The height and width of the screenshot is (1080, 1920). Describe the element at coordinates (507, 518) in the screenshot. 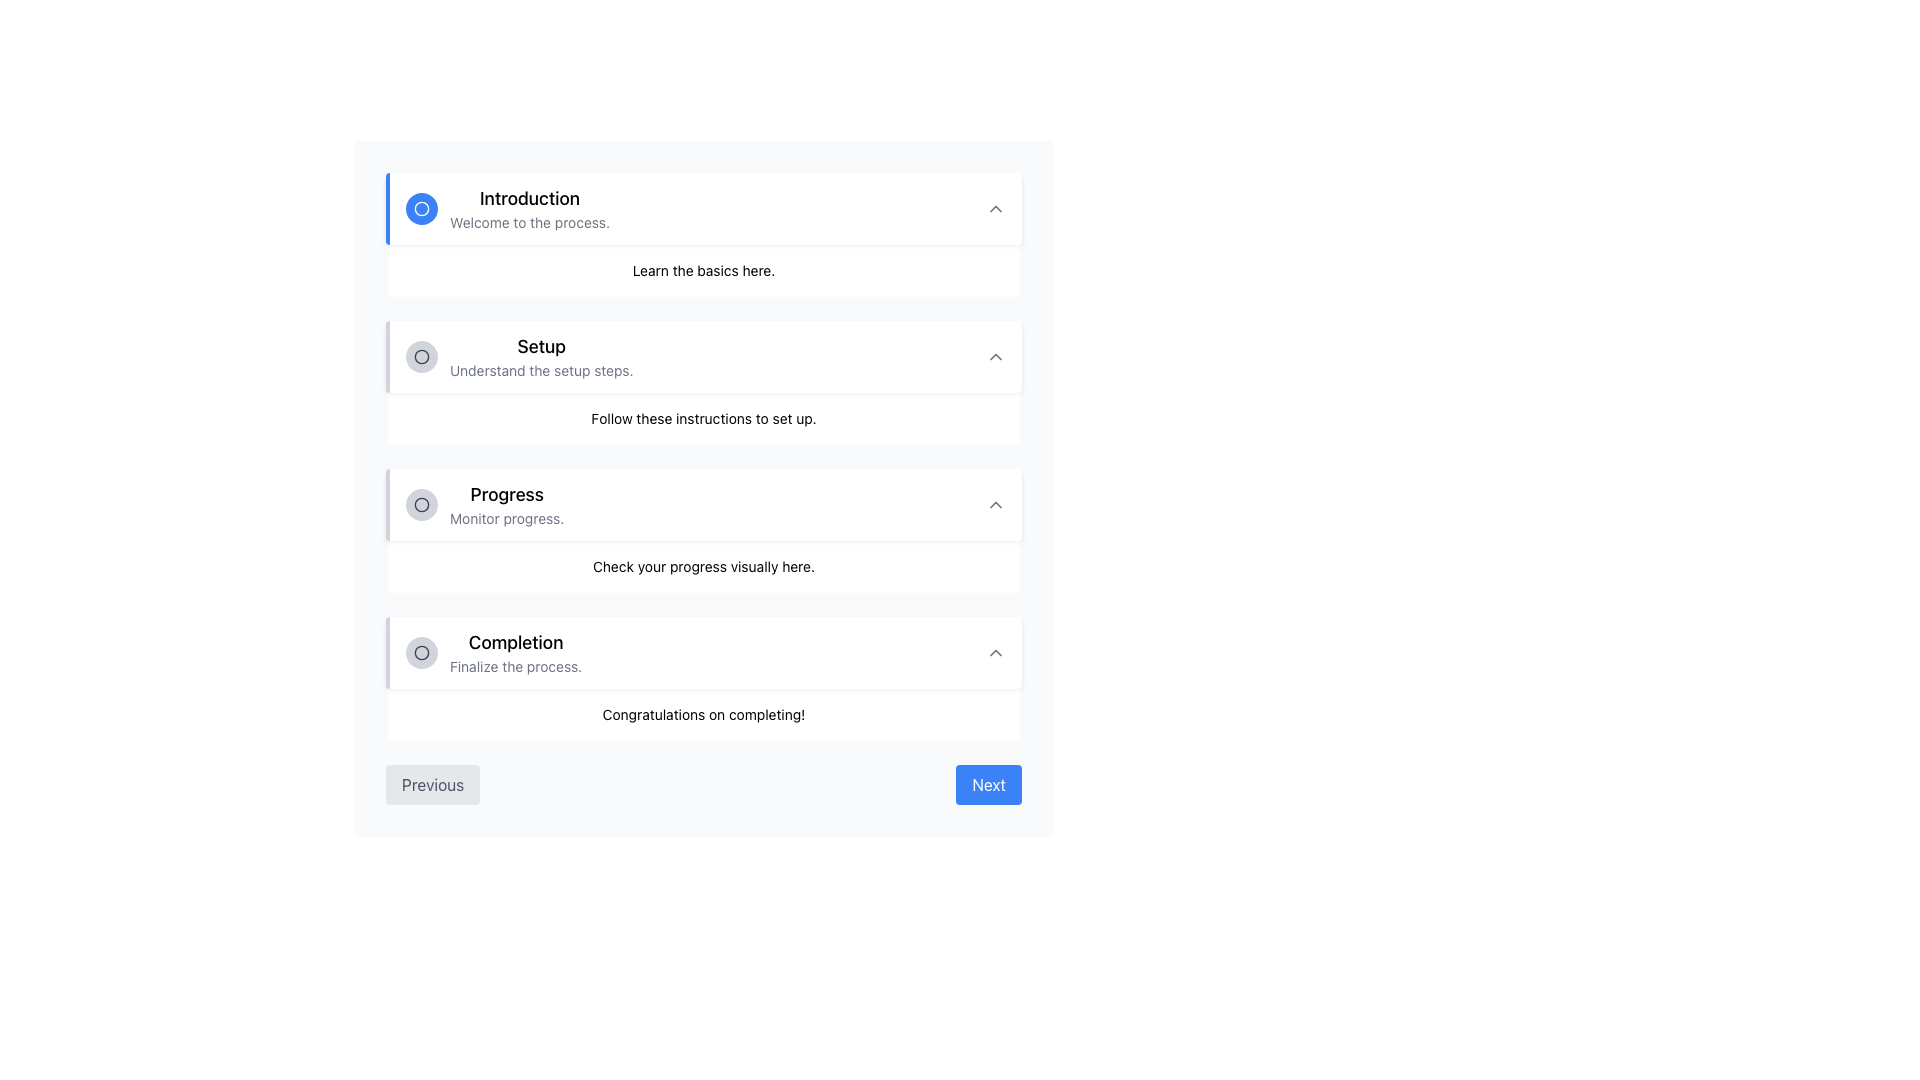

I see `the text label reading 'Monitor progress.' which is positioned below the bold heading 'Progress'` at that location.